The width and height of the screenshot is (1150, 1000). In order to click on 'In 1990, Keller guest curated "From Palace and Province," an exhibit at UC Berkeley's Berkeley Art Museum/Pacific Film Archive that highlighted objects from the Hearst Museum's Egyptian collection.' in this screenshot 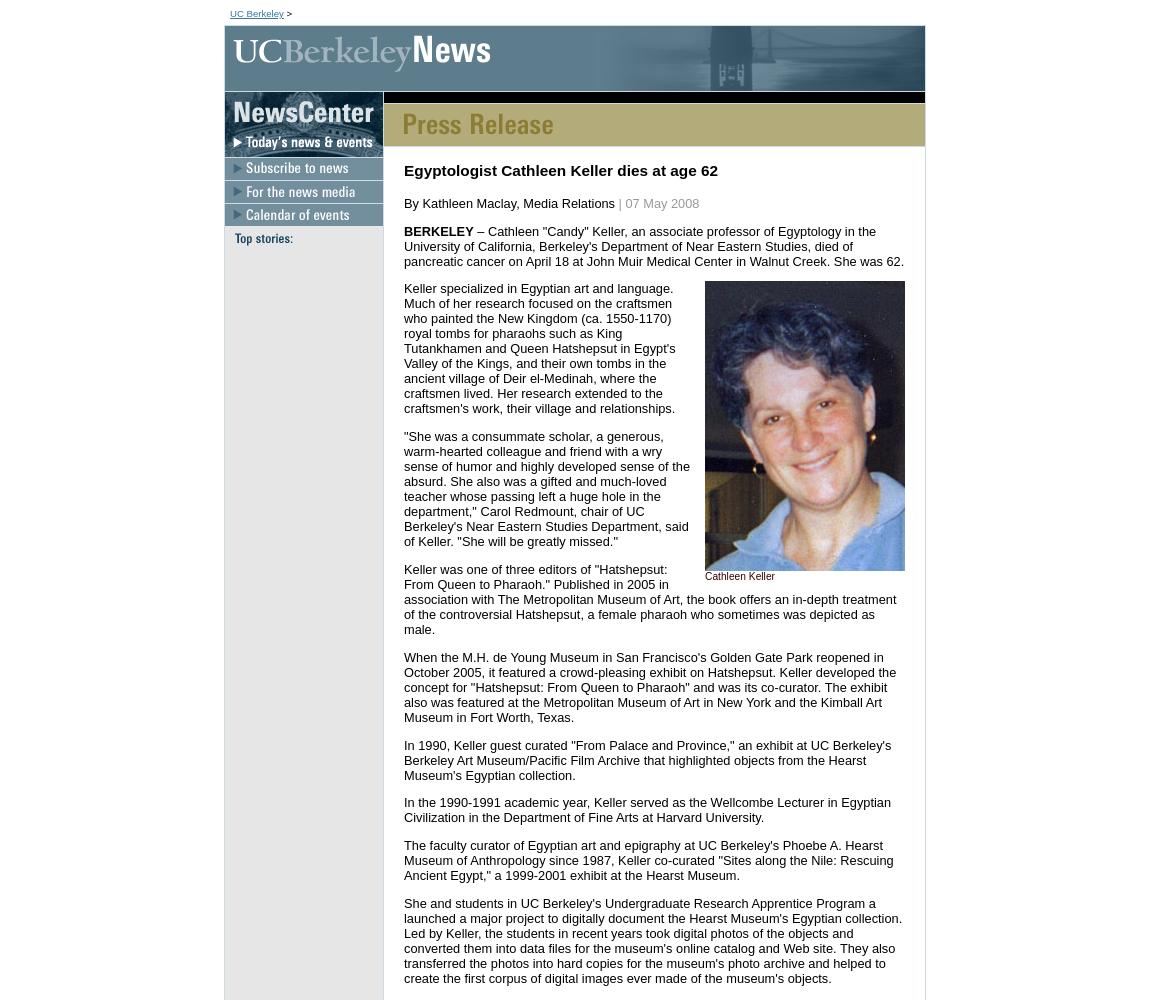, I will do `click(646, 759)`.